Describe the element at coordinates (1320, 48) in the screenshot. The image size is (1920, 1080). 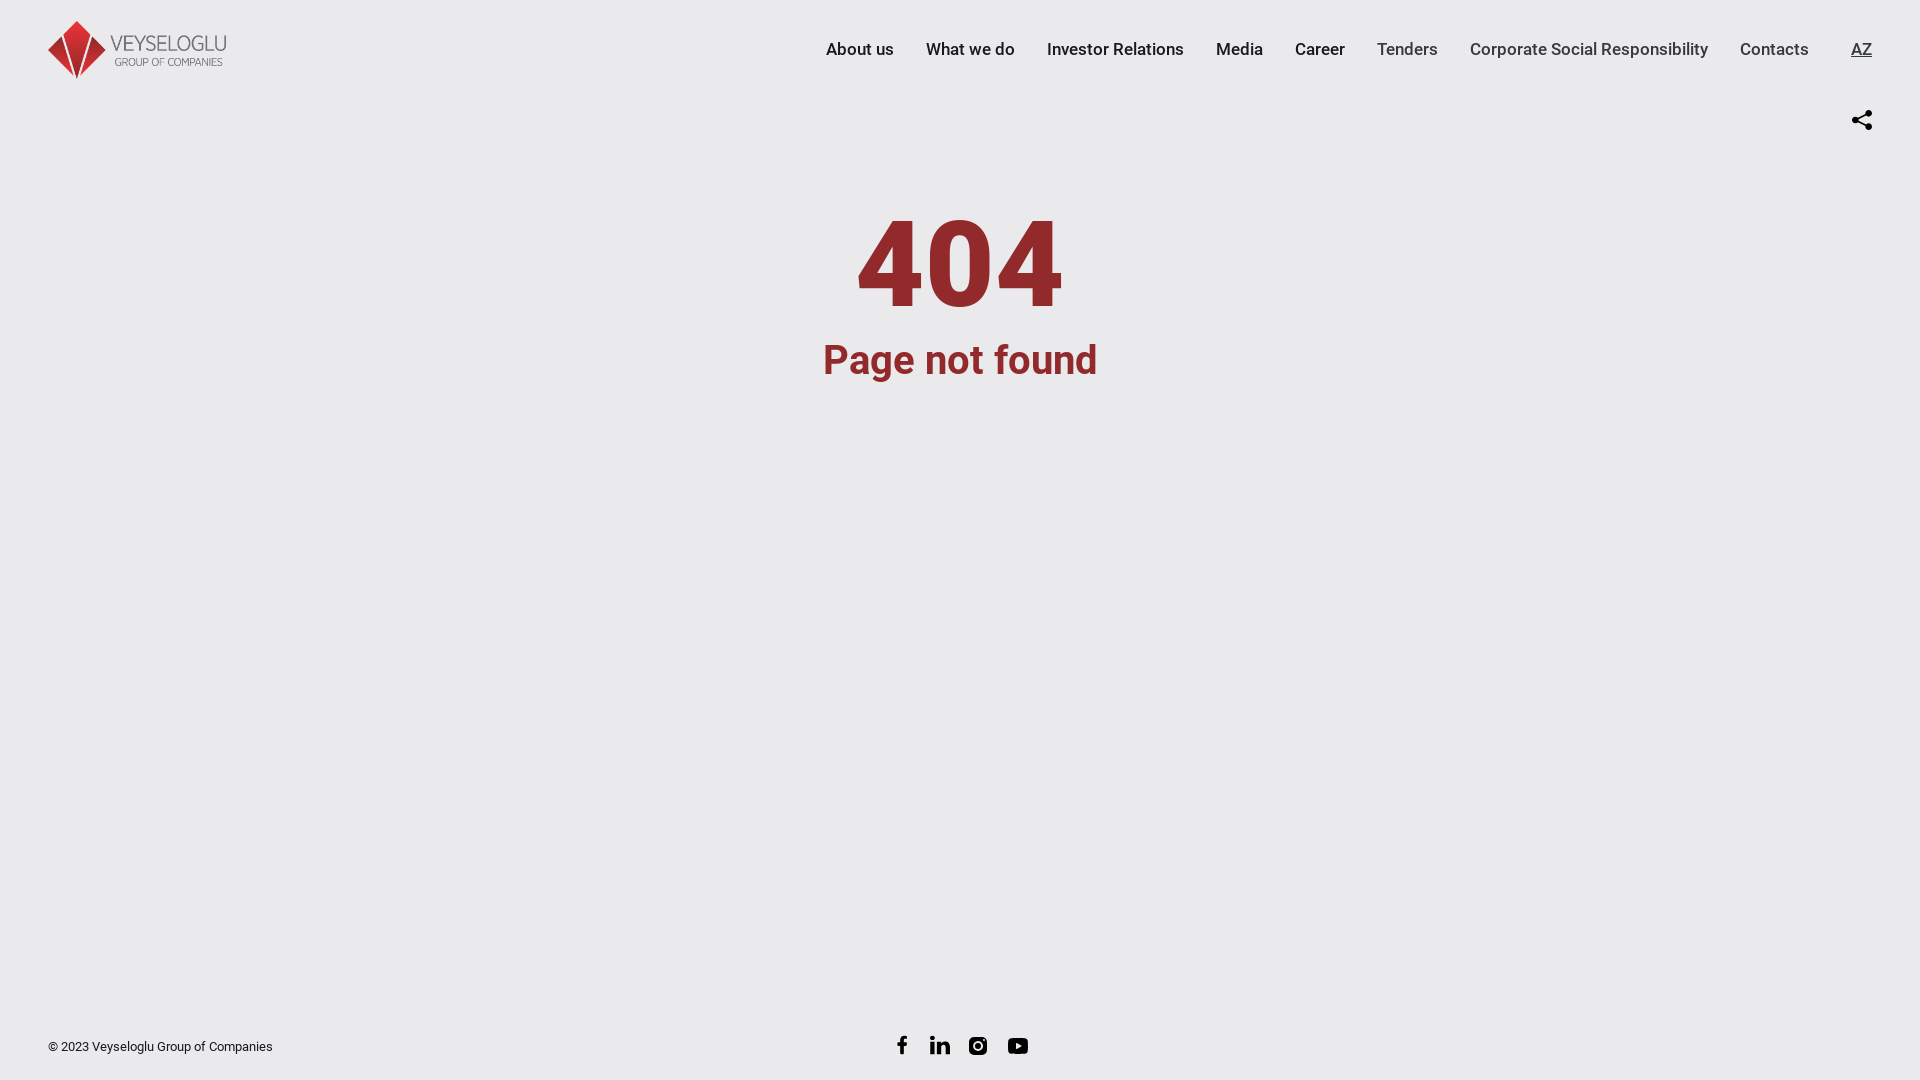
I see `'Career'` at that location.